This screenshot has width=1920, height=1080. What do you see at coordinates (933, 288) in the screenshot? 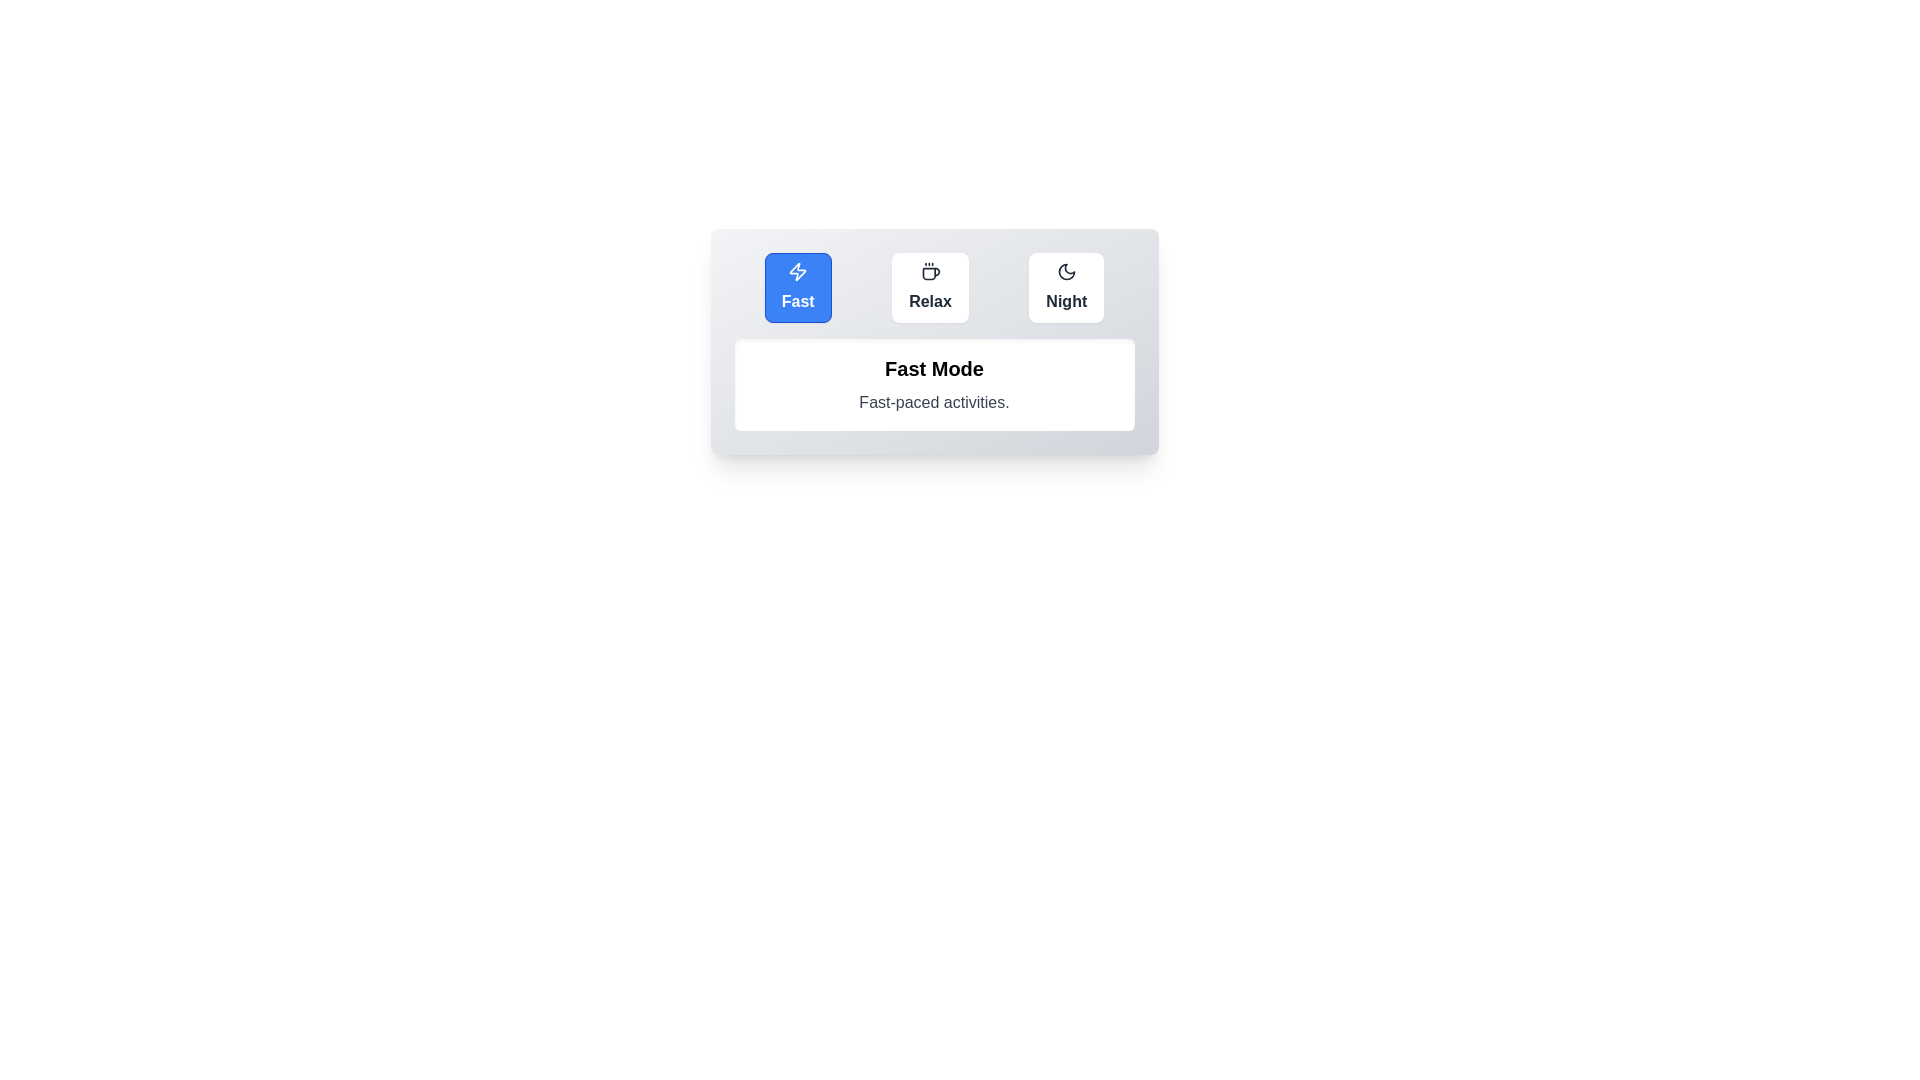
I see `the 'Relax' button, which is the middle button among three horizontally aligned buttons, styled with a white background and gray text, to observe any hover effects` at bounding box center [933, 288].